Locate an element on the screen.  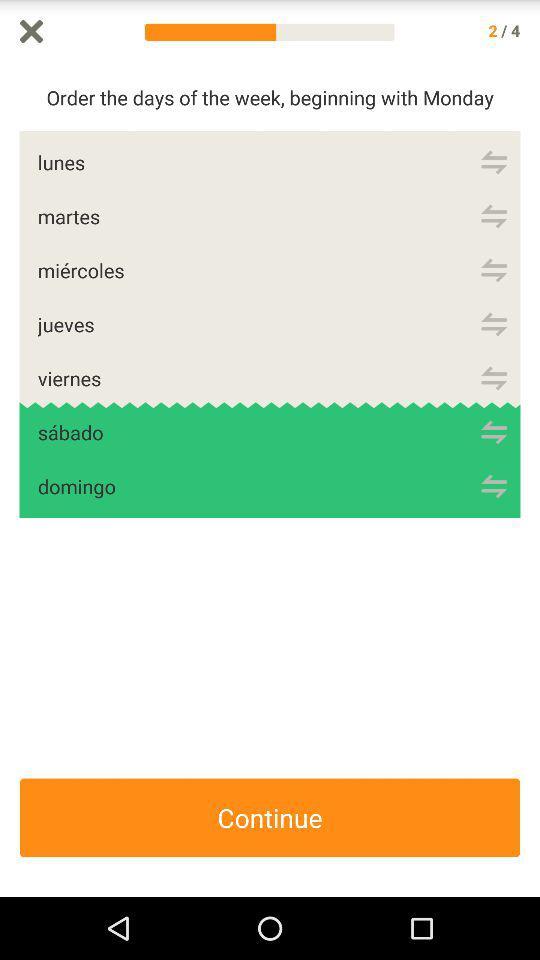
the continue icon is located at coordinates (270, 817).